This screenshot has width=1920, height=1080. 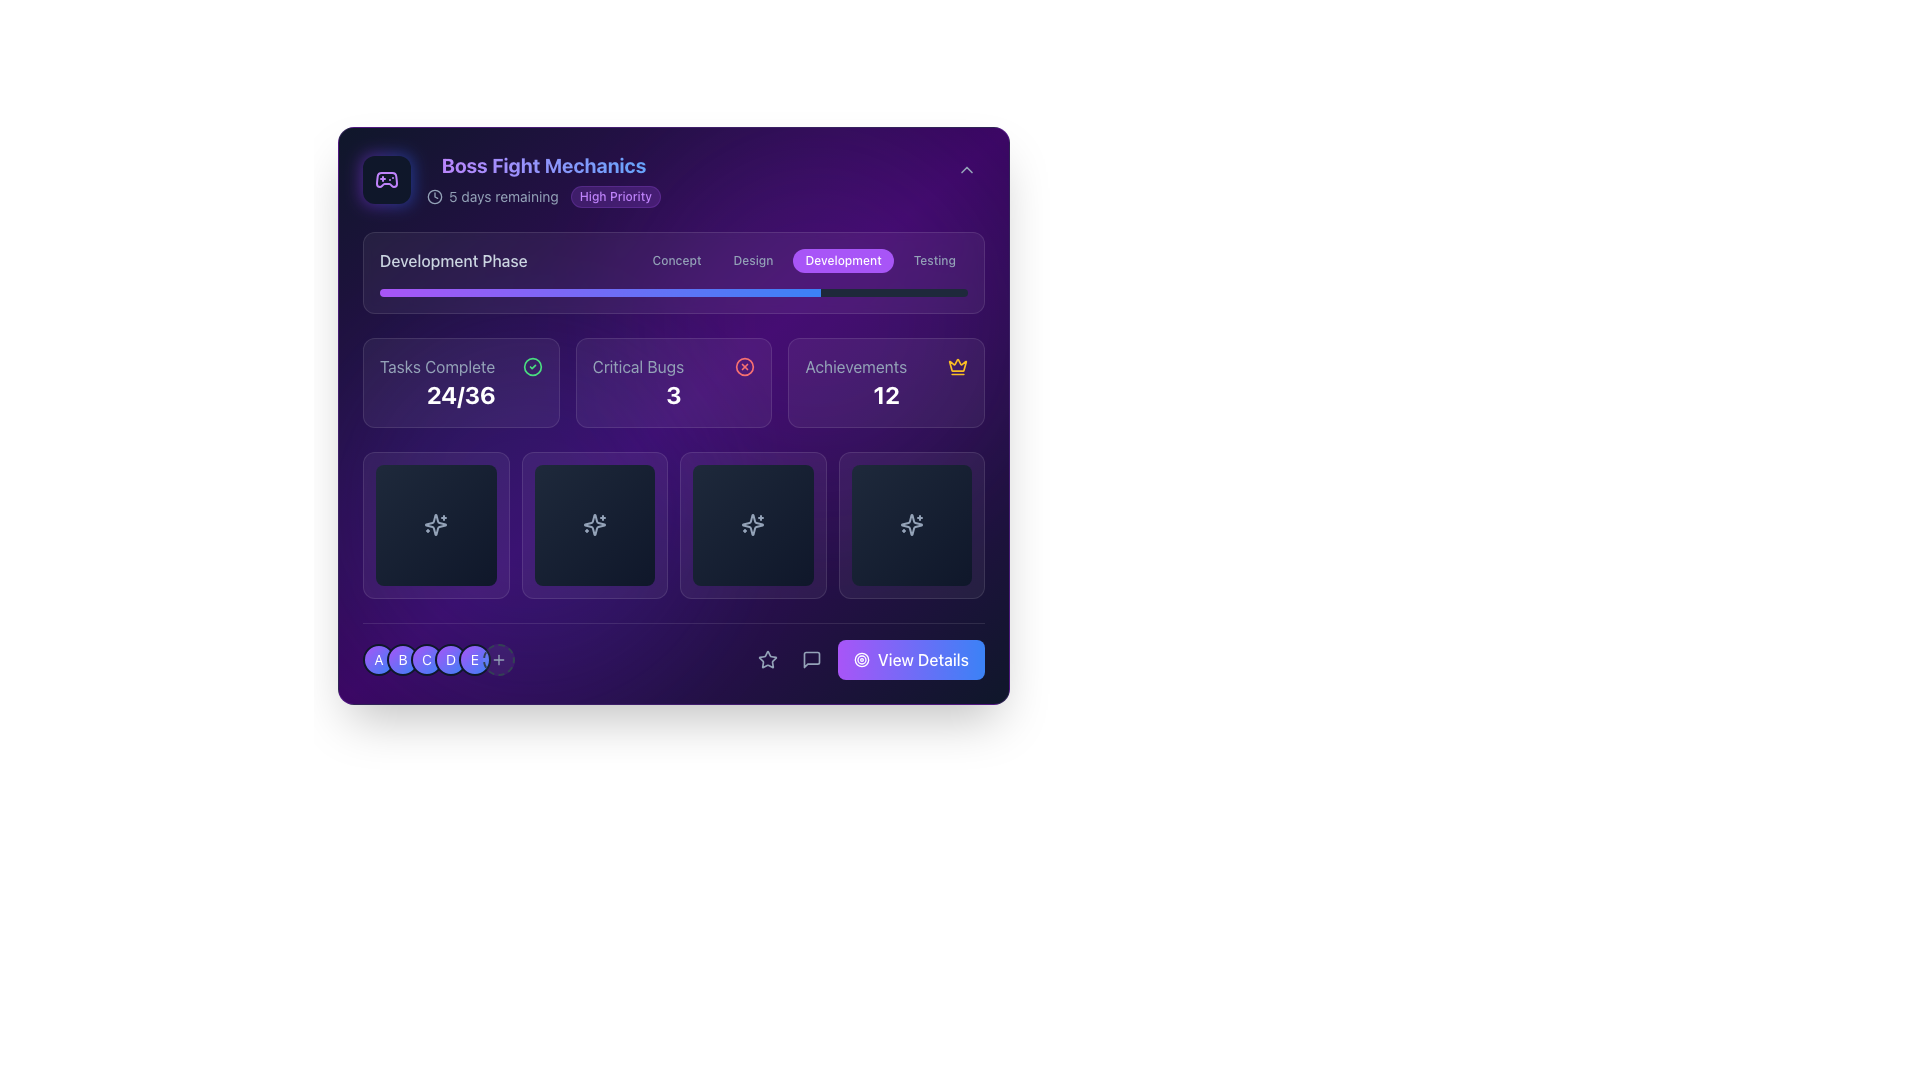 I want to click on the first selectable avatar or button-like UI element representing the letter 'A' located at the bottom left of the interface, so click(x=379, y=659).